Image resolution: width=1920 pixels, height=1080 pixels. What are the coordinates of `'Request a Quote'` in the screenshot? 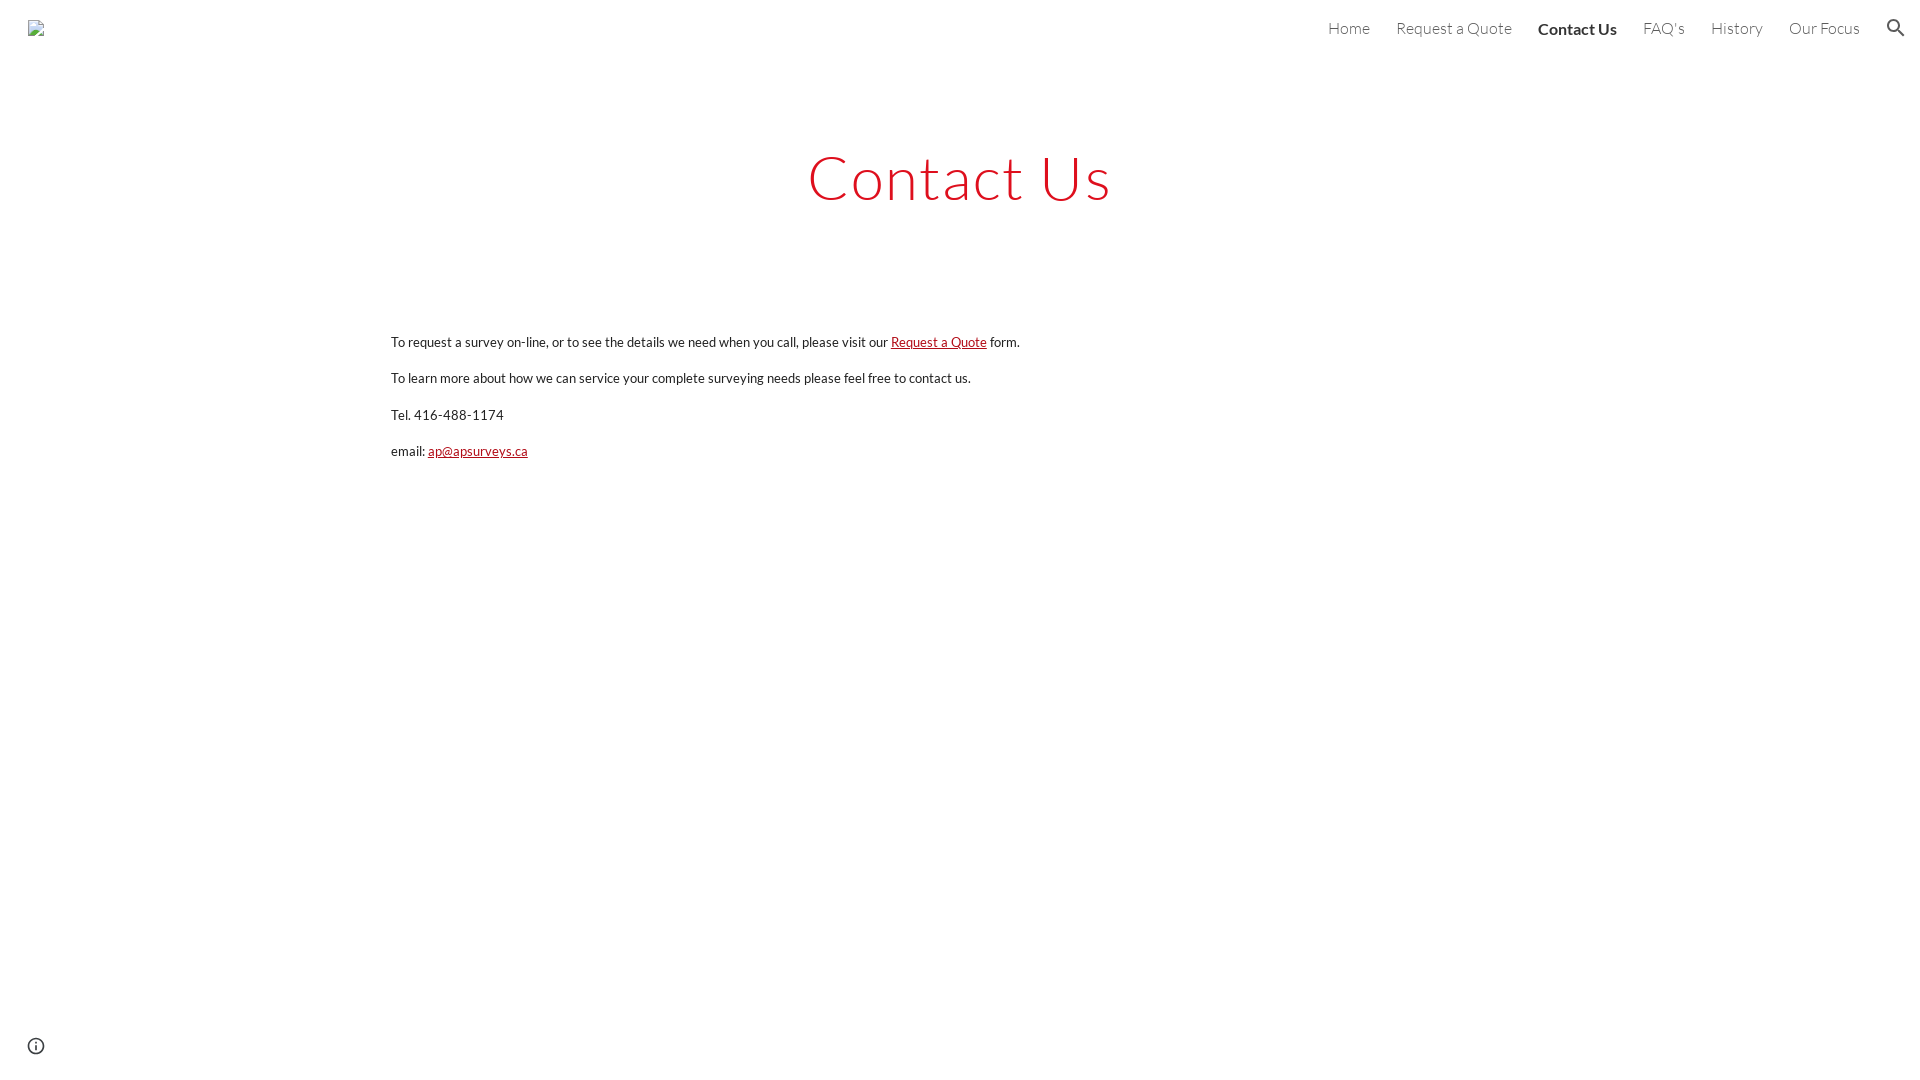 It's located at (1395, 27).